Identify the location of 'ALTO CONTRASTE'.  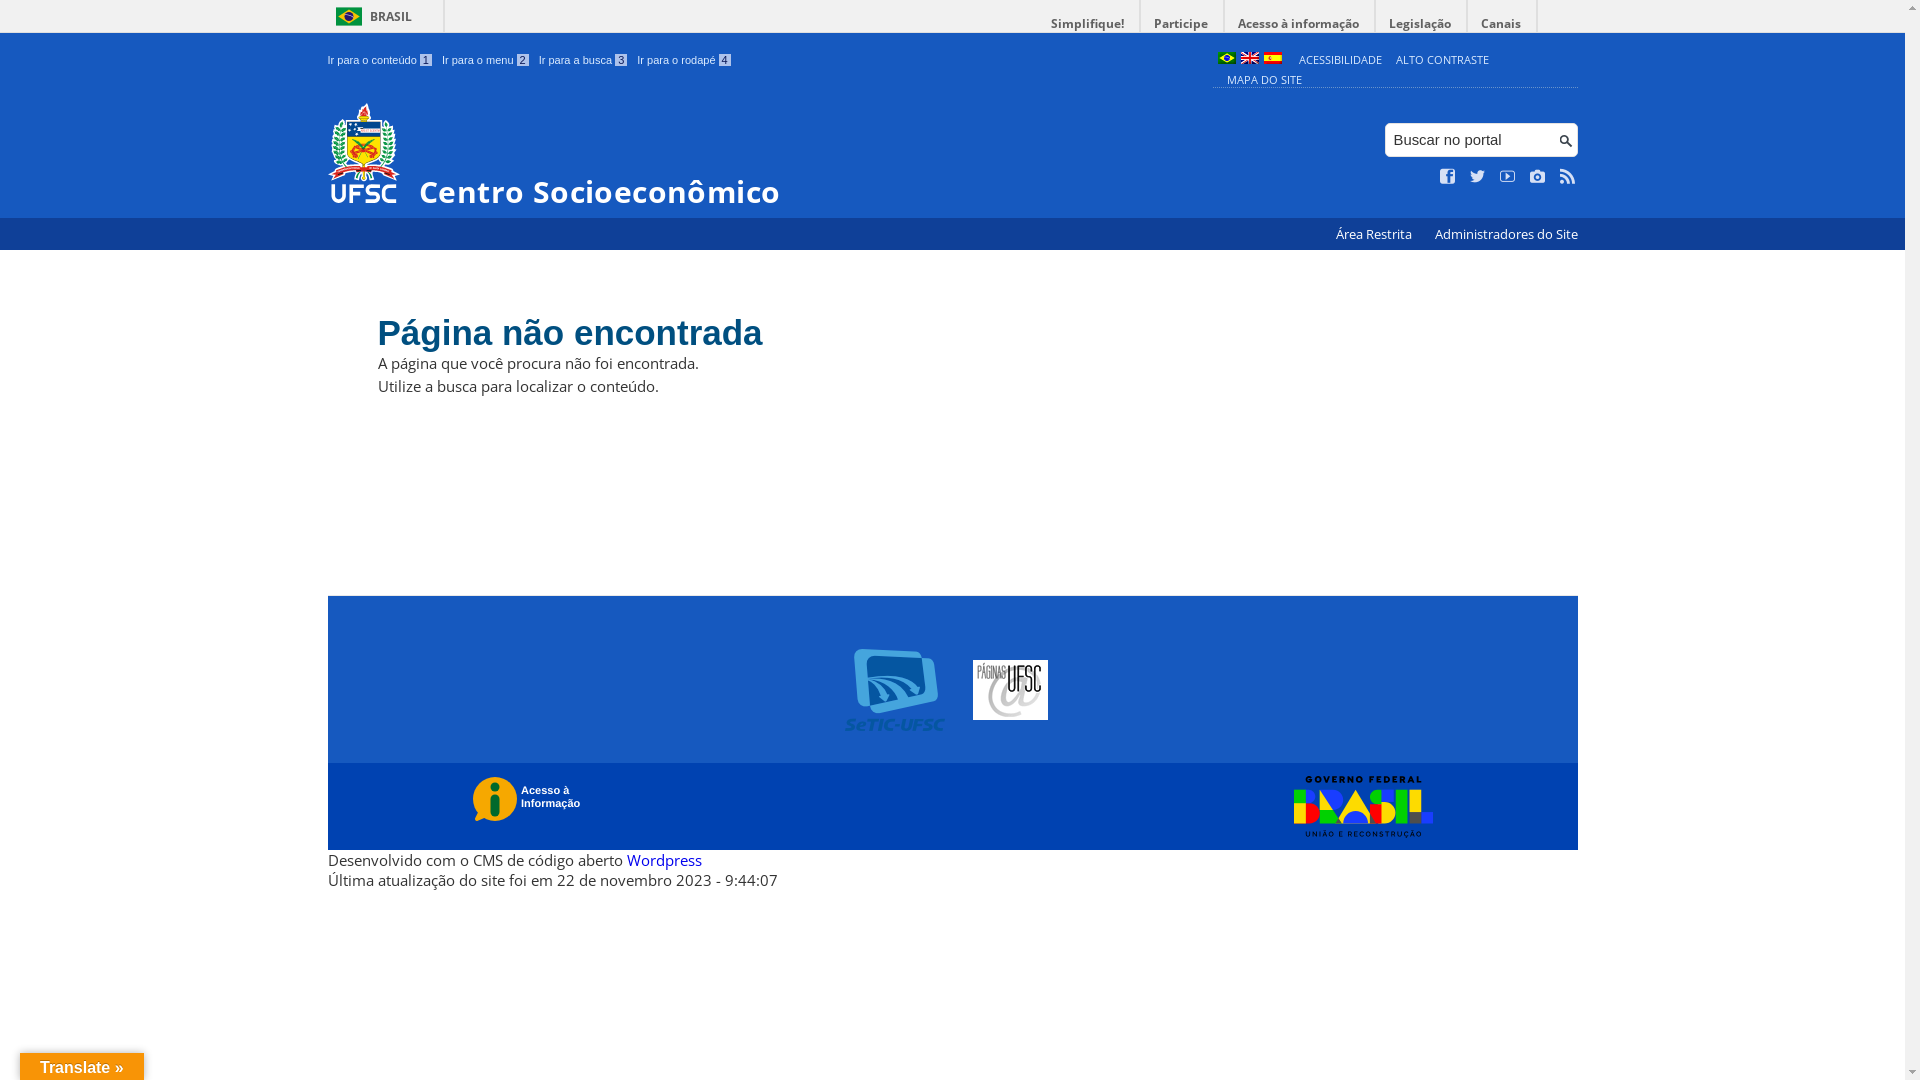
(1442, 58).